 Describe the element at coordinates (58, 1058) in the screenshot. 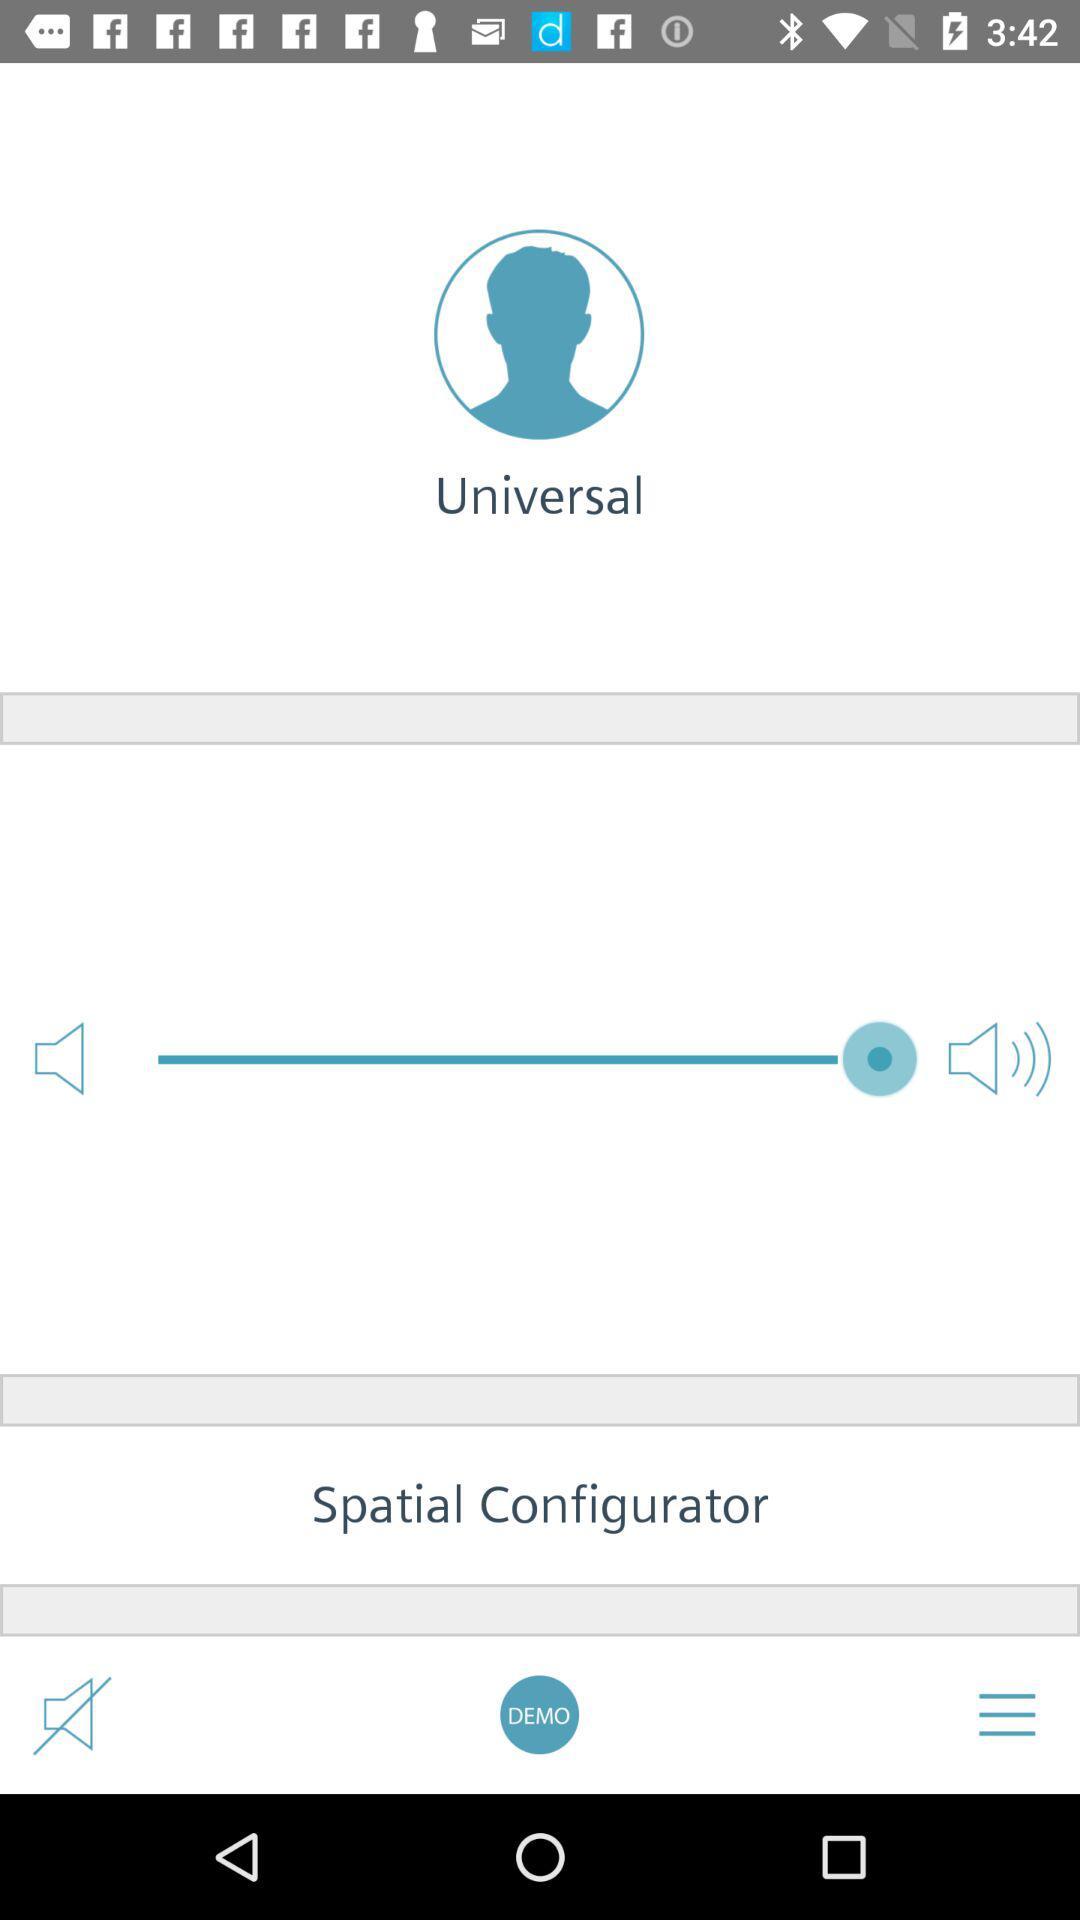

I see `the volume icon` at that location.